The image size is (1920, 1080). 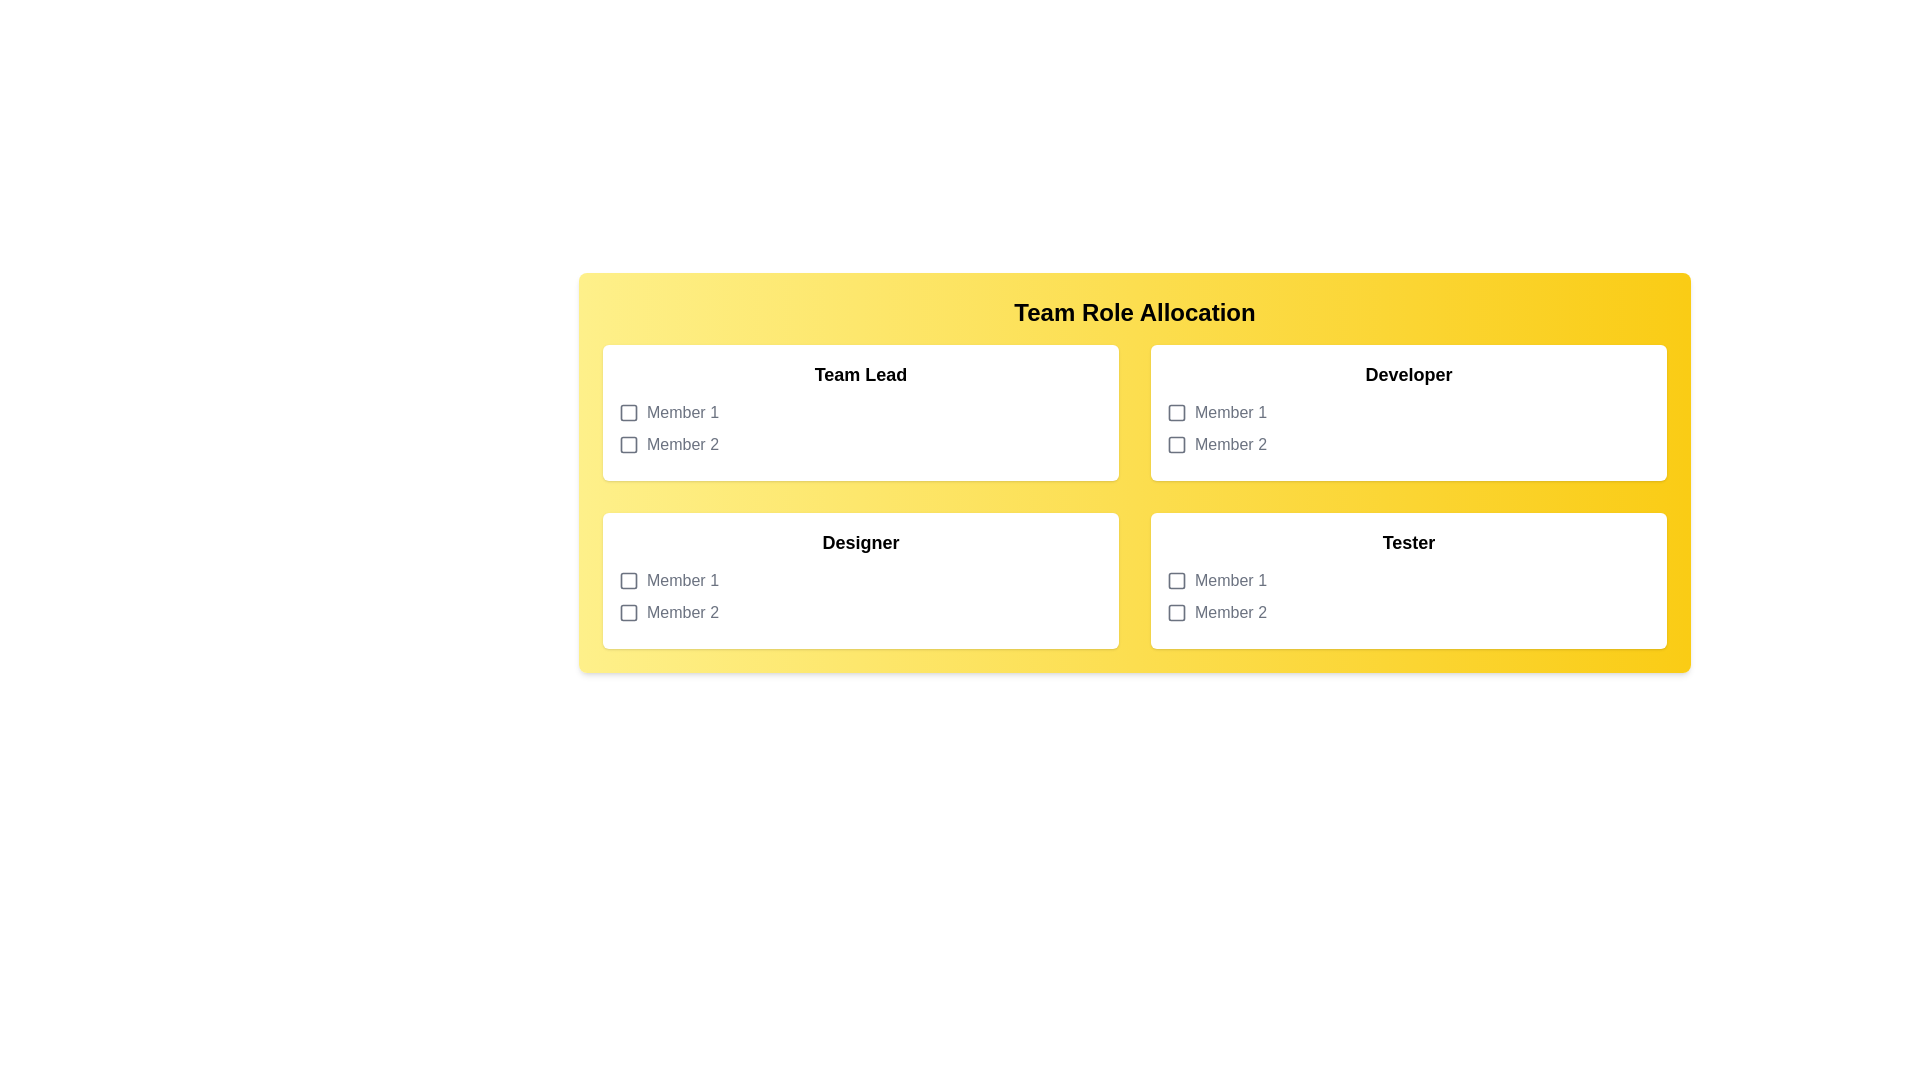 What do you see at coordinates (1176, 581) in the screenshot?
I see `the icon next to Tester for Member 1 to toggle selection` at bounding box center [1176, 581].